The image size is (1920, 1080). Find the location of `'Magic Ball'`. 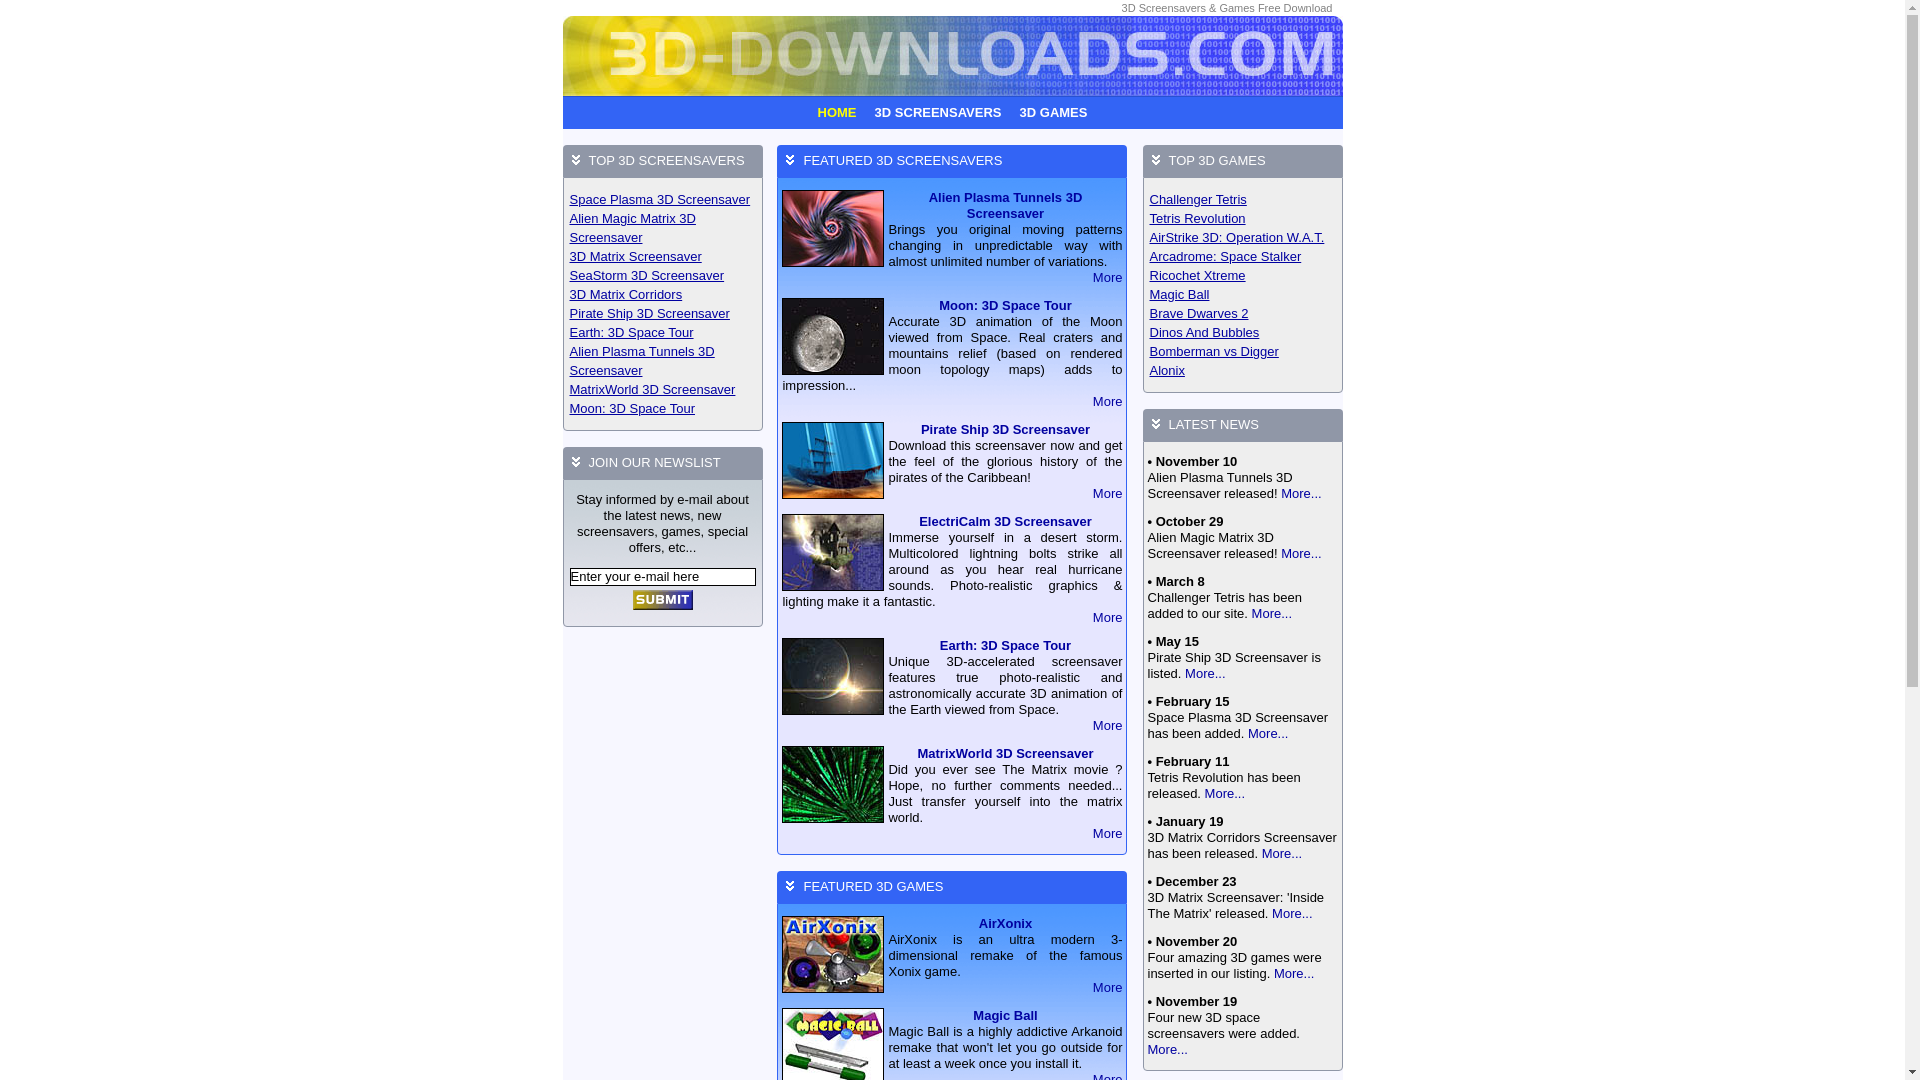

'Magic Ball' is located at coordinates (1004, 1015).